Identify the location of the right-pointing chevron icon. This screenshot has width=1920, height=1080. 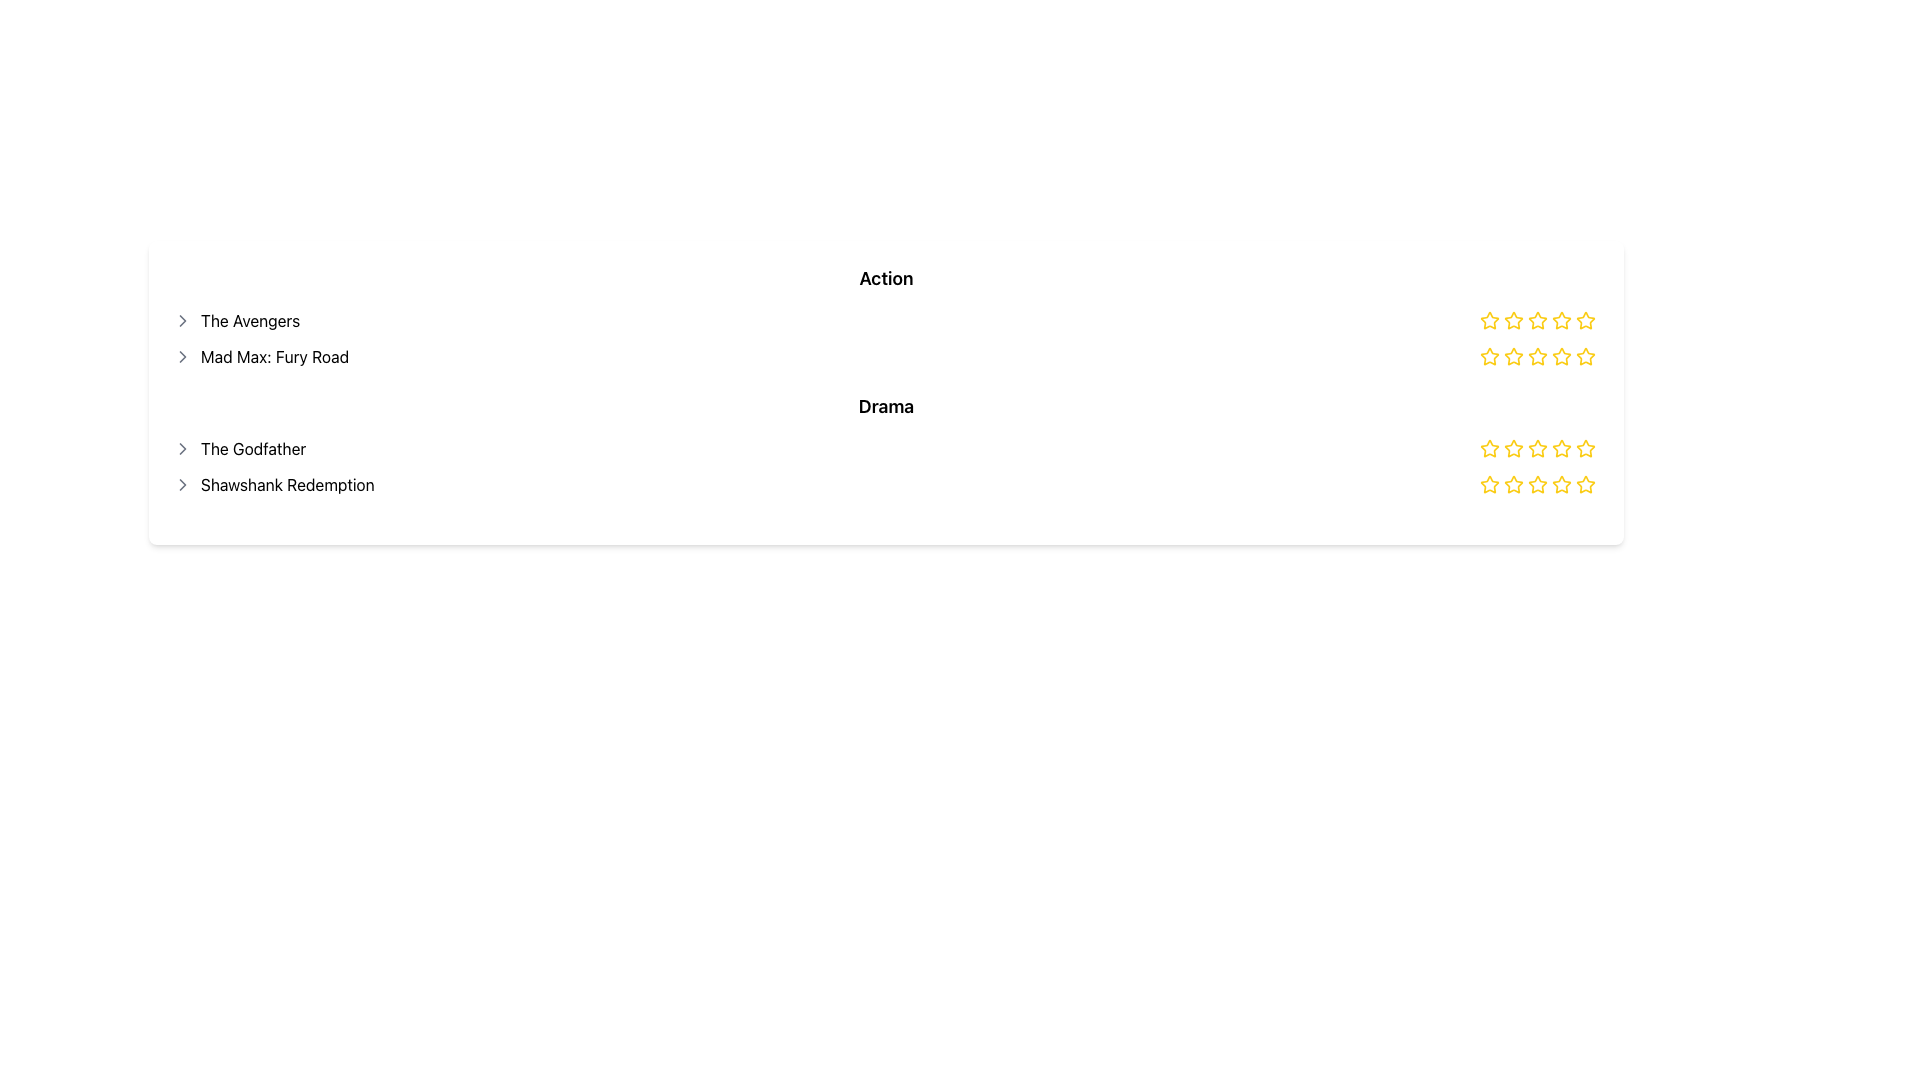
(182, 447).